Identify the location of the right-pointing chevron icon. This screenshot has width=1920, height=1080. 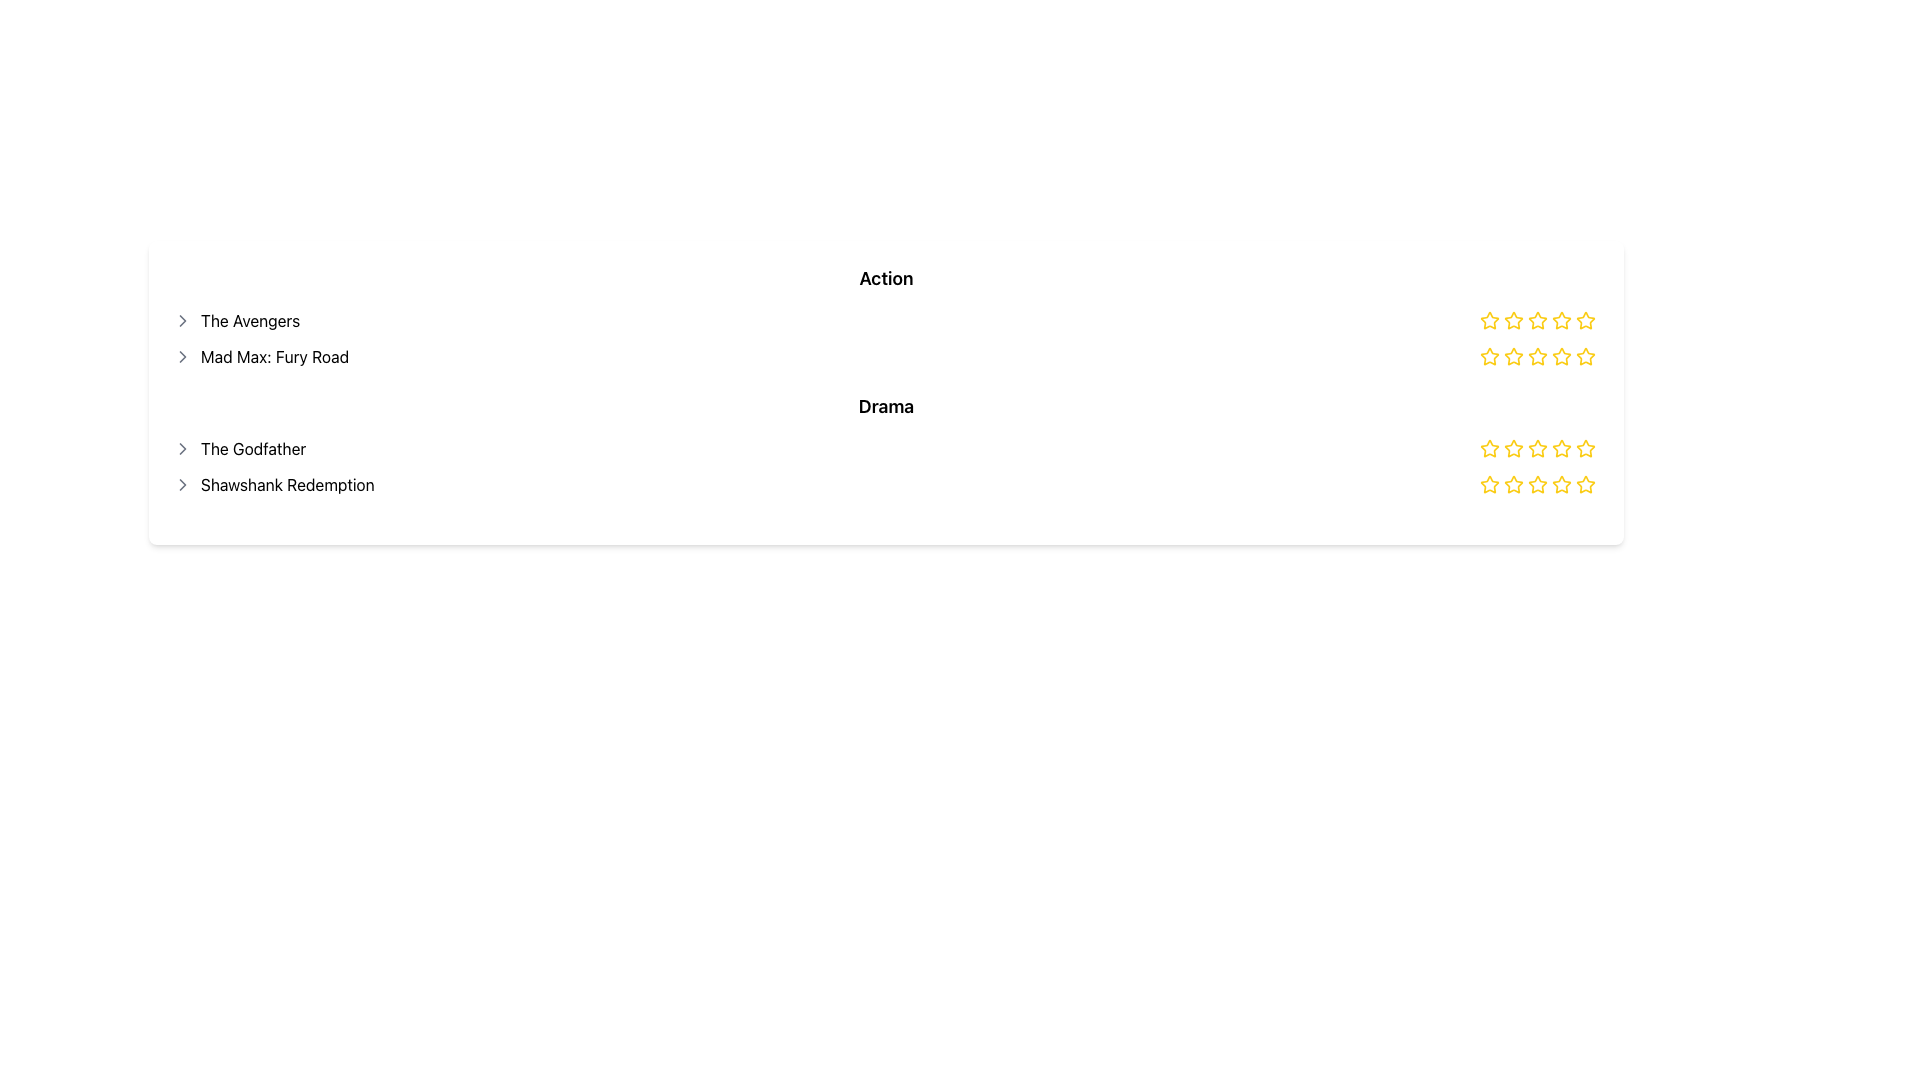
(182, 447).